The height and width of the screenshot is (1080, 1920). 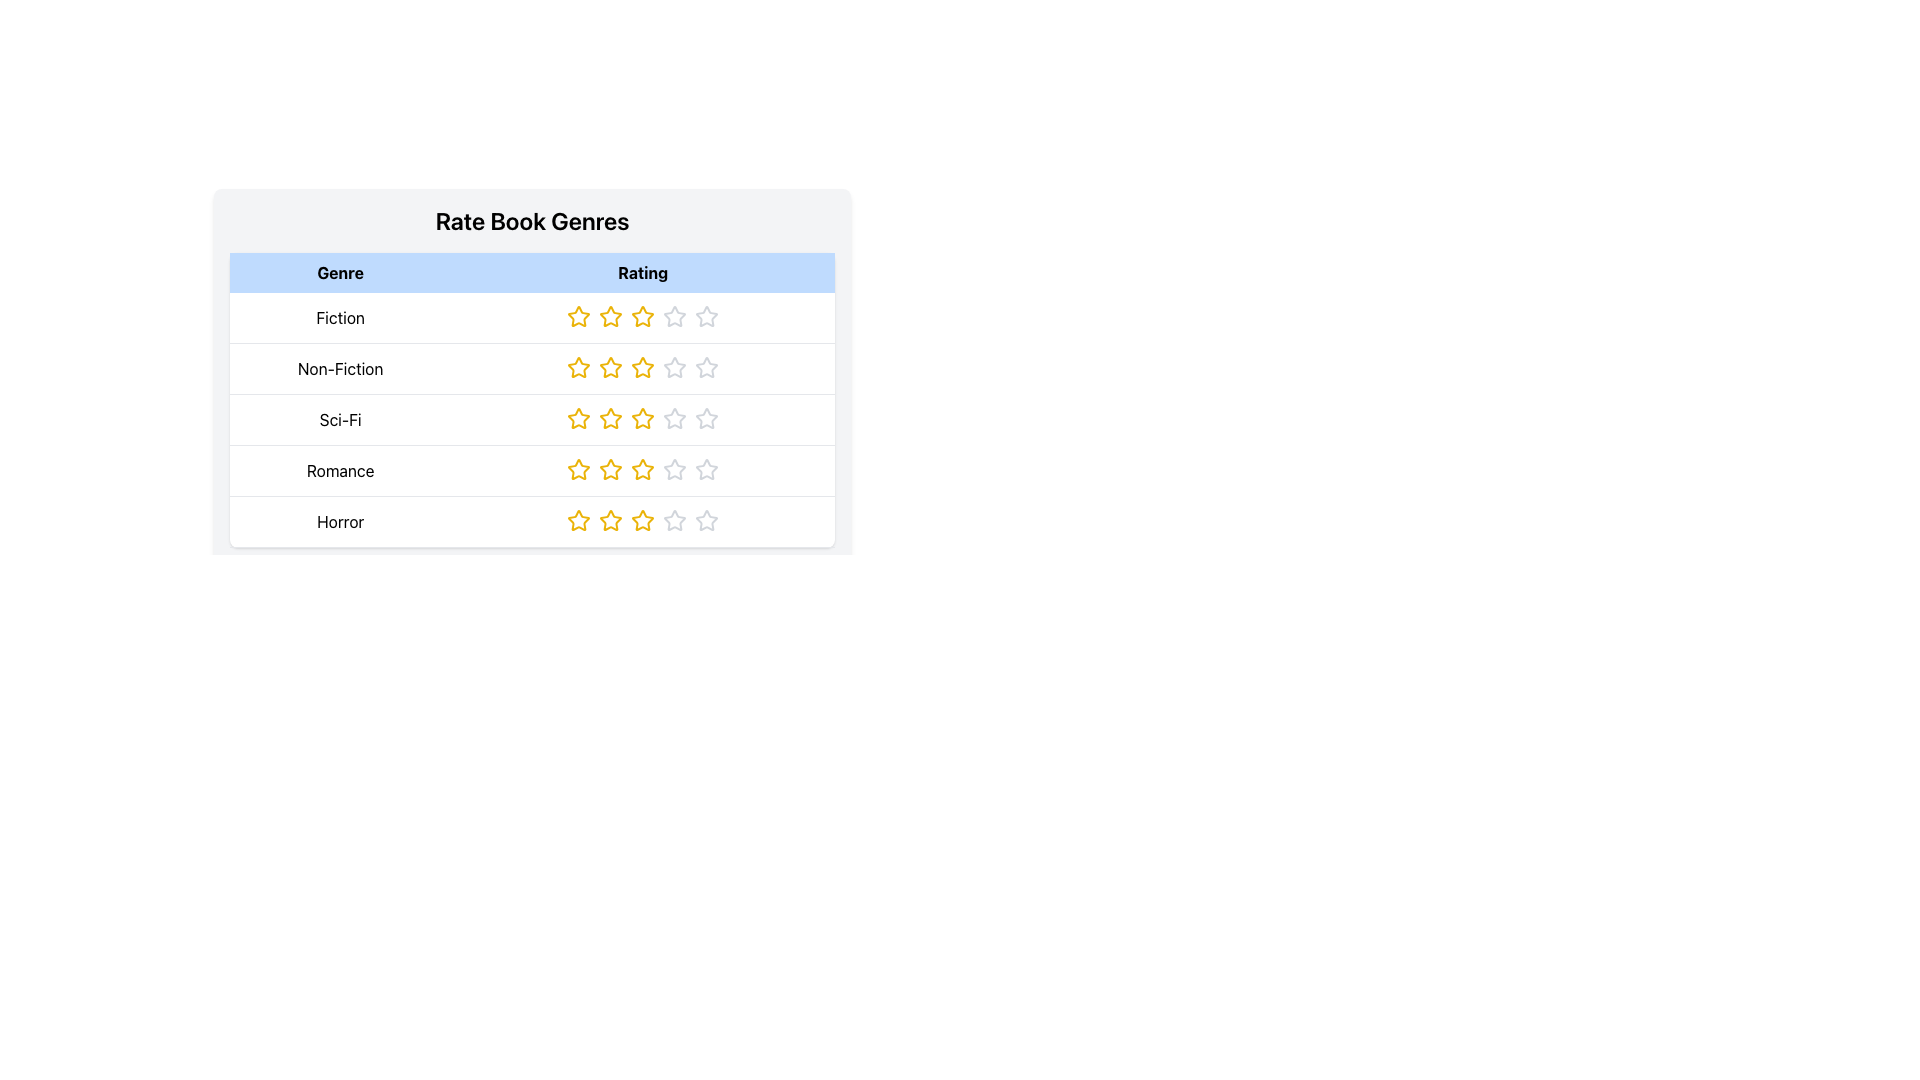 I want to click on the fifth gray star icon used for rating in the Horror genre, located at the bottom of the table, so click(x=675, y=519).